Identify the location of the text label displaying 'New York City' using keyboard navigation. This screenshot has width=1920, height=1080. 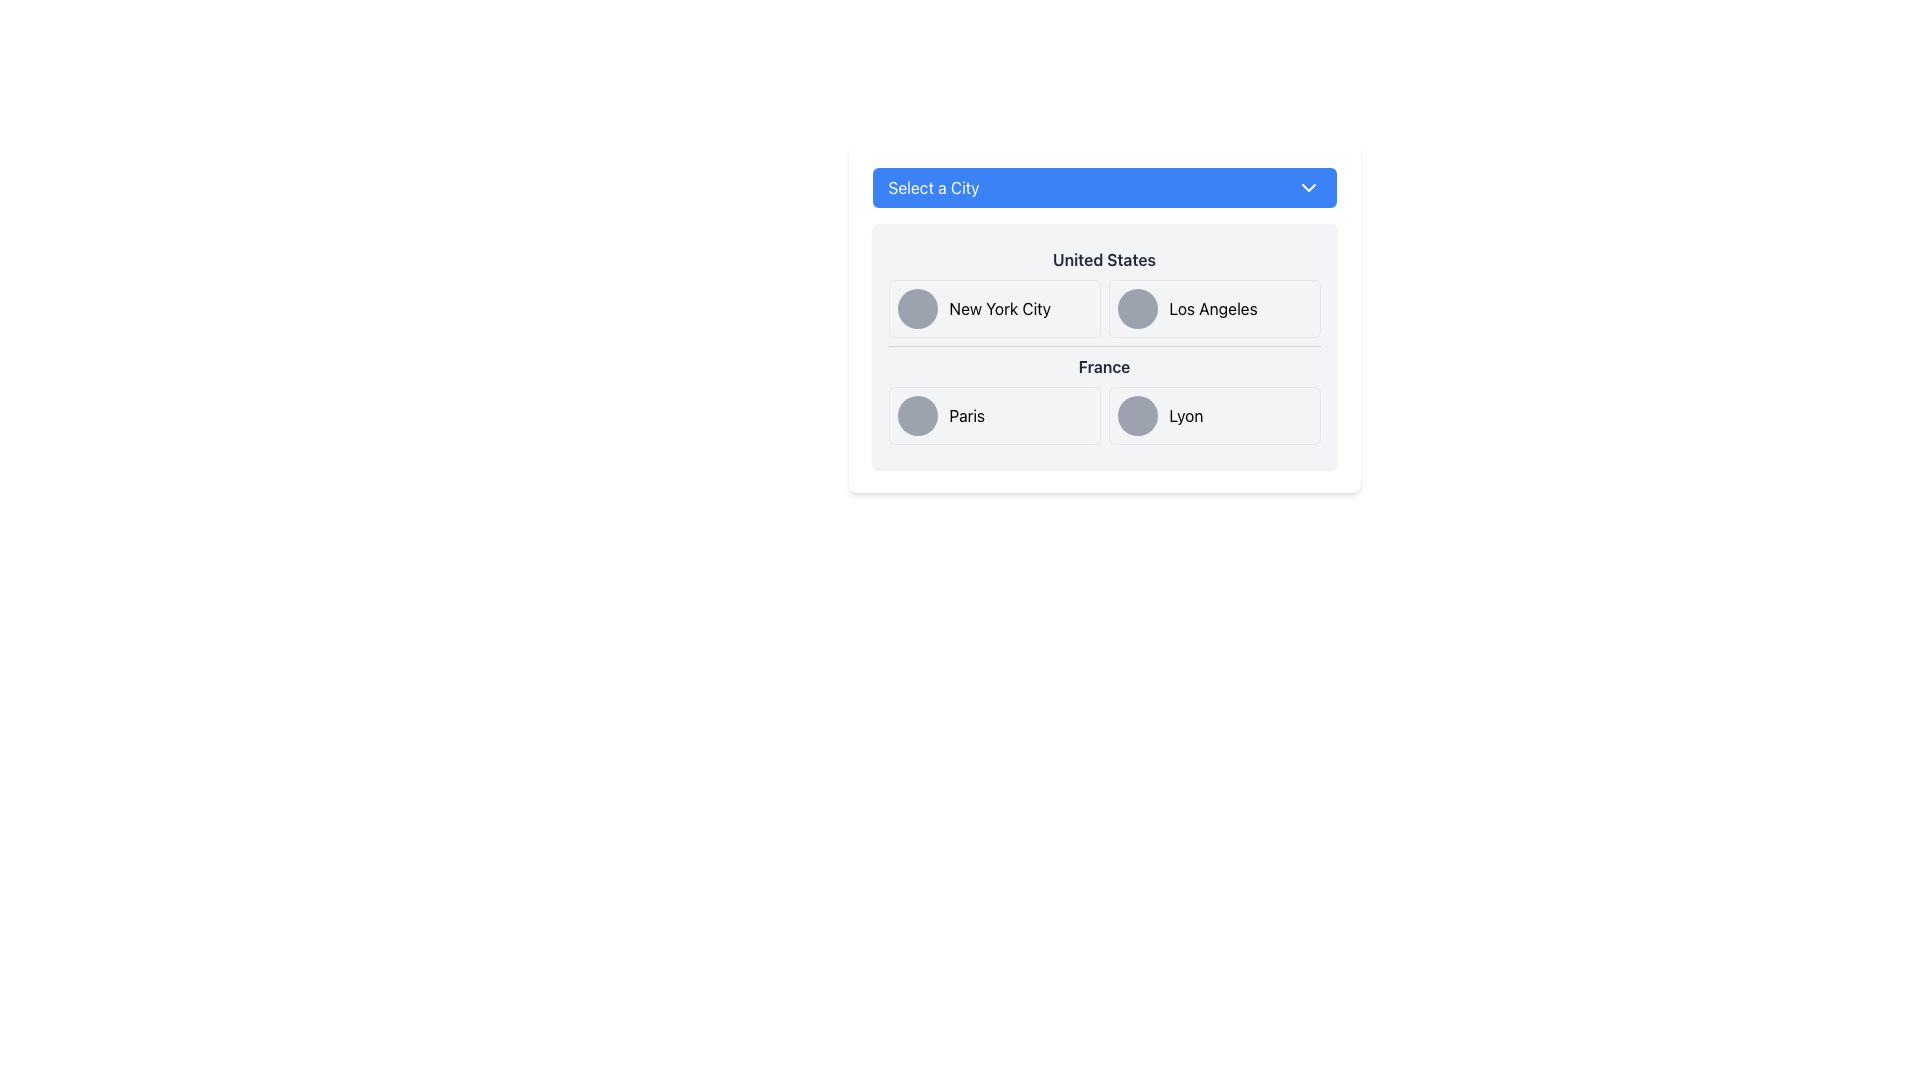
(1000, 308).